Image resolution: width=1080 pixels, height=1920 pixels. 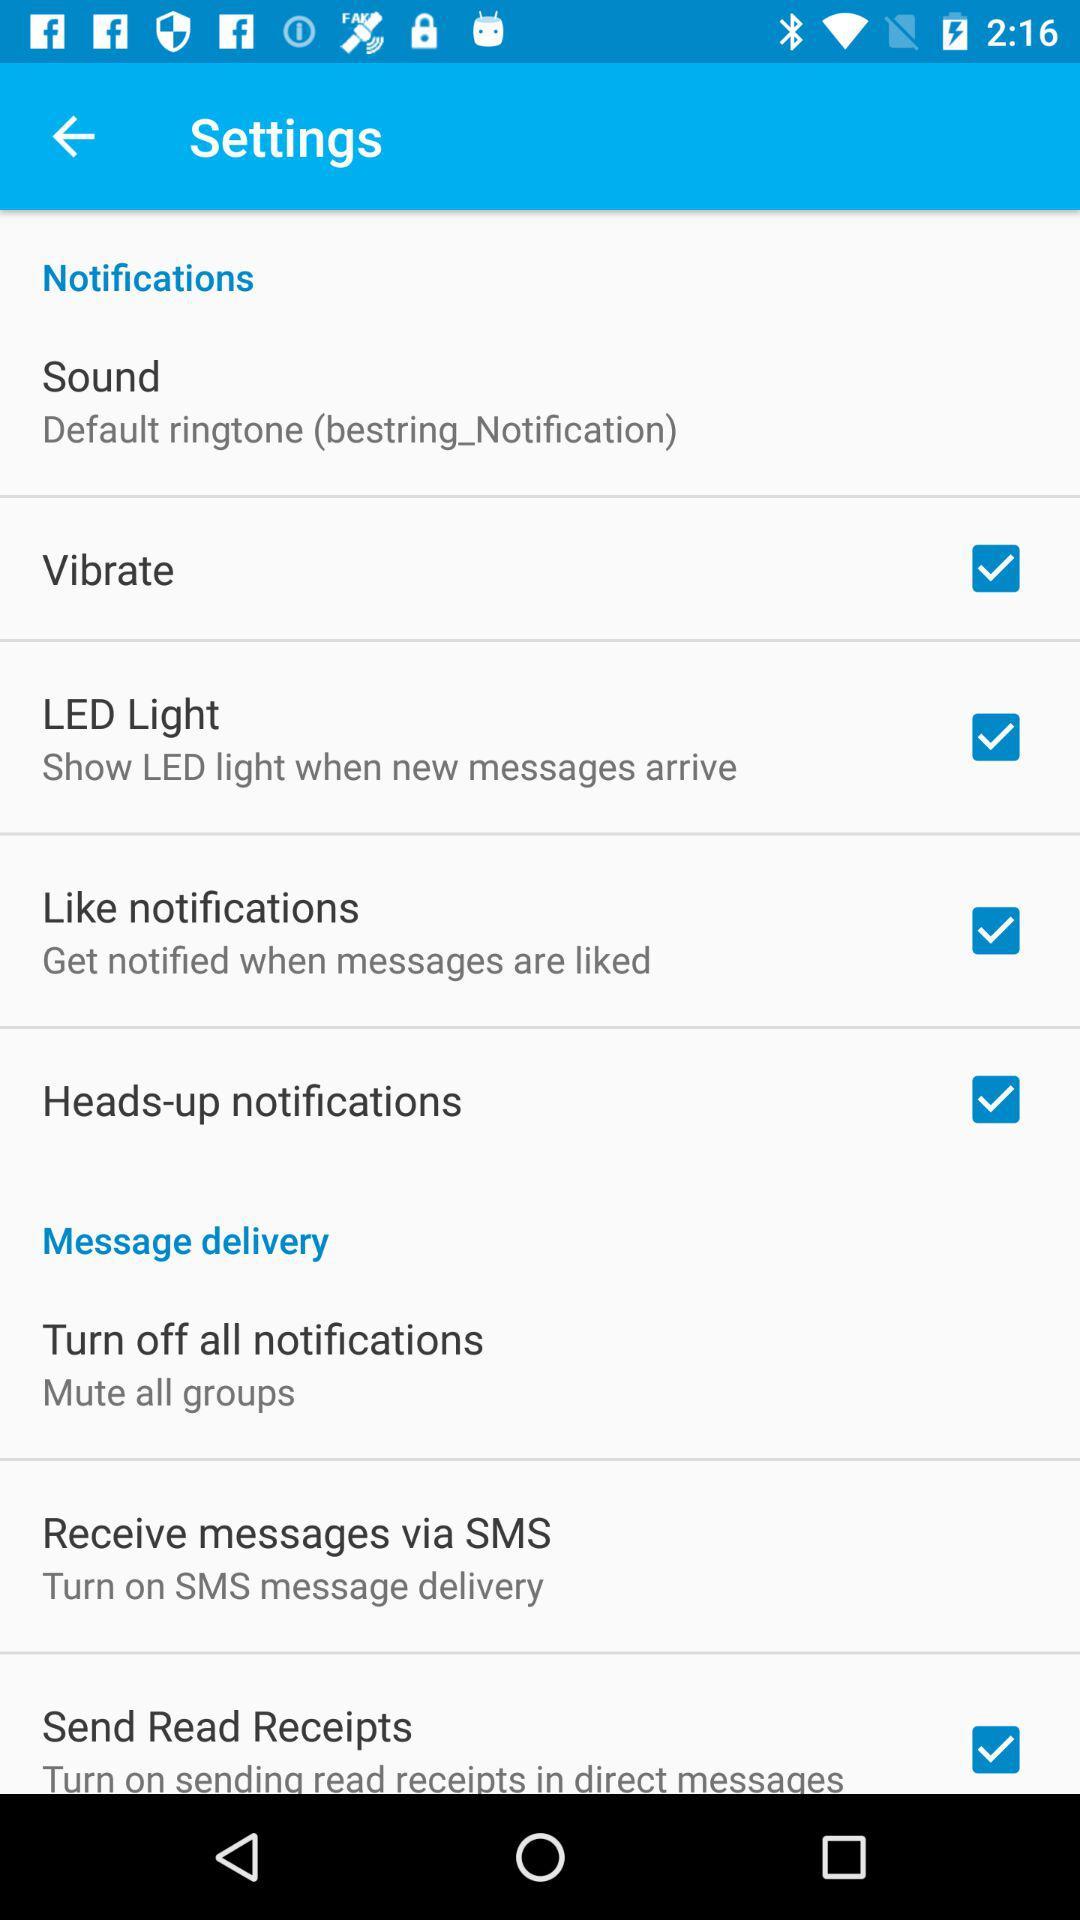 I want to click on the vibrate icon, so click(x=108, y=567).